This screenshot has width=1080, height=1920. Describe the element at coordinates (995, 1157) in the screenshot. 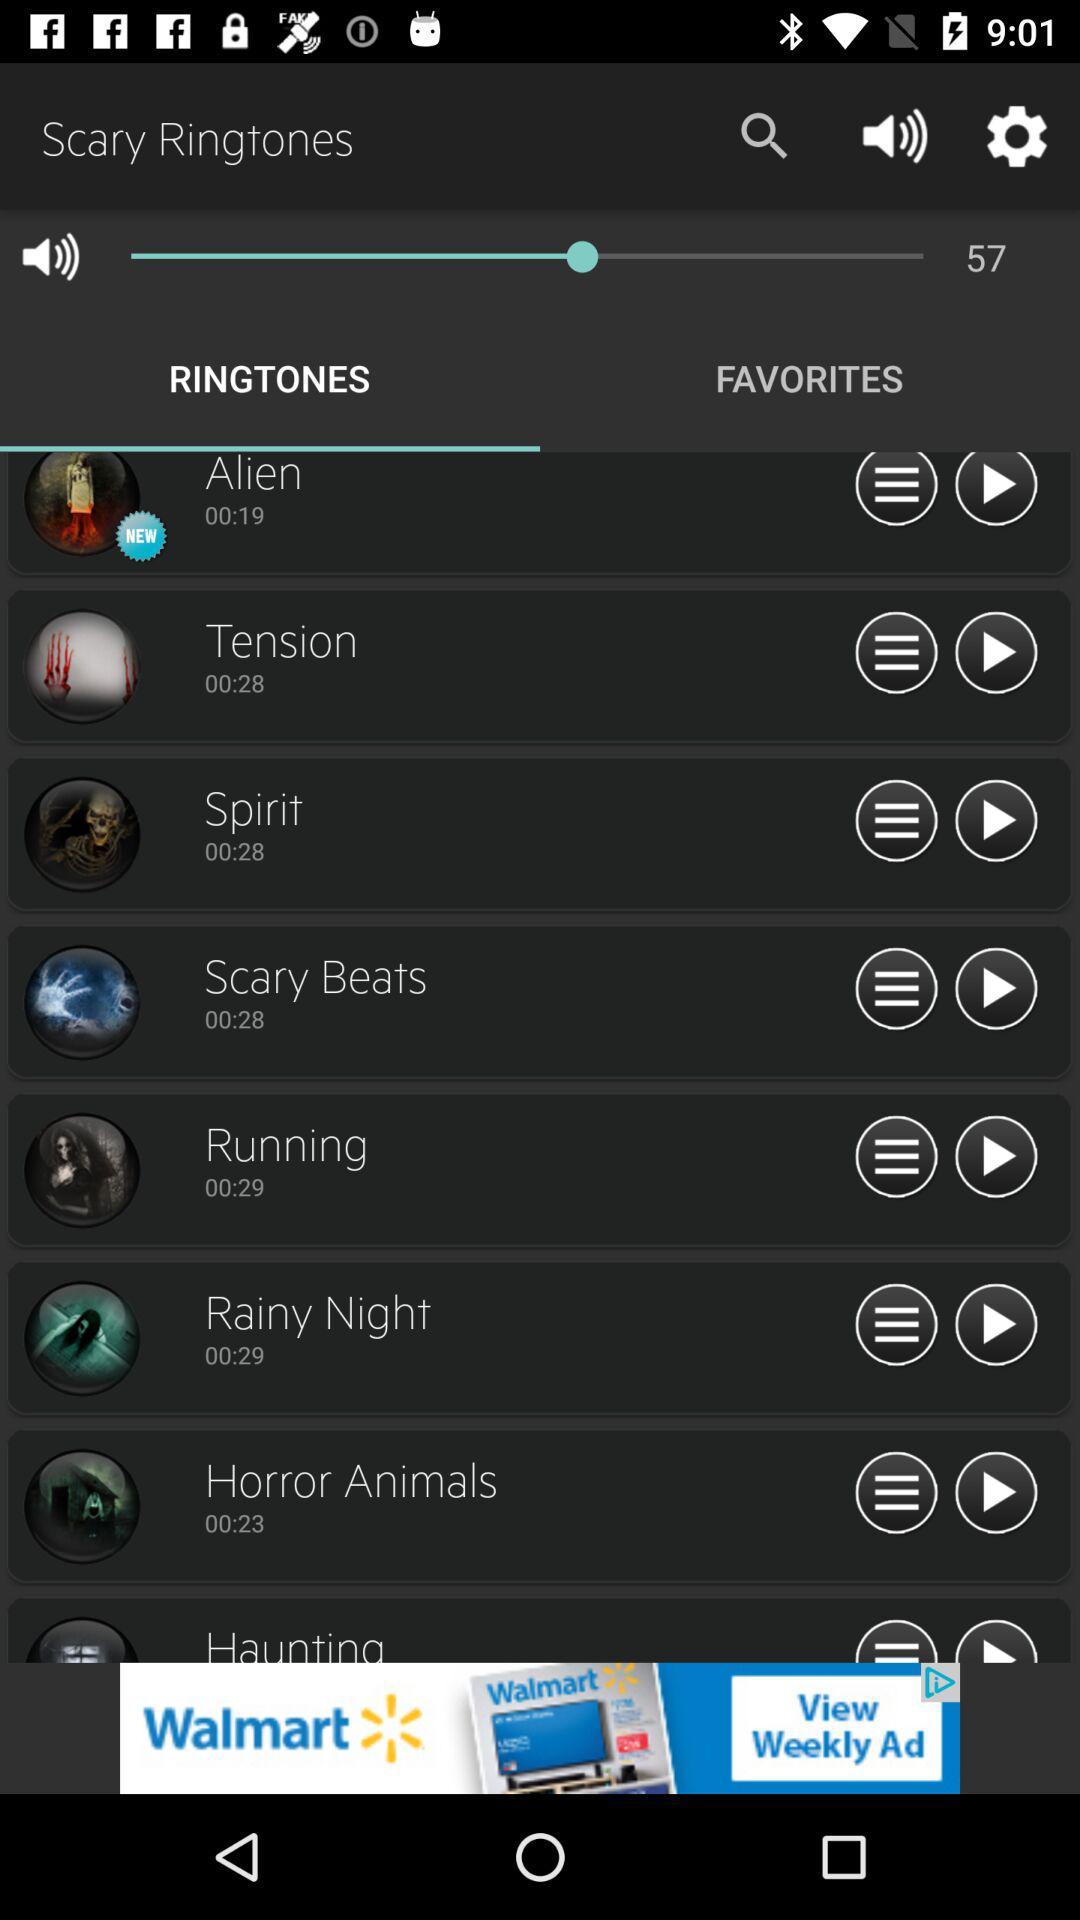

I see `next` at that location.